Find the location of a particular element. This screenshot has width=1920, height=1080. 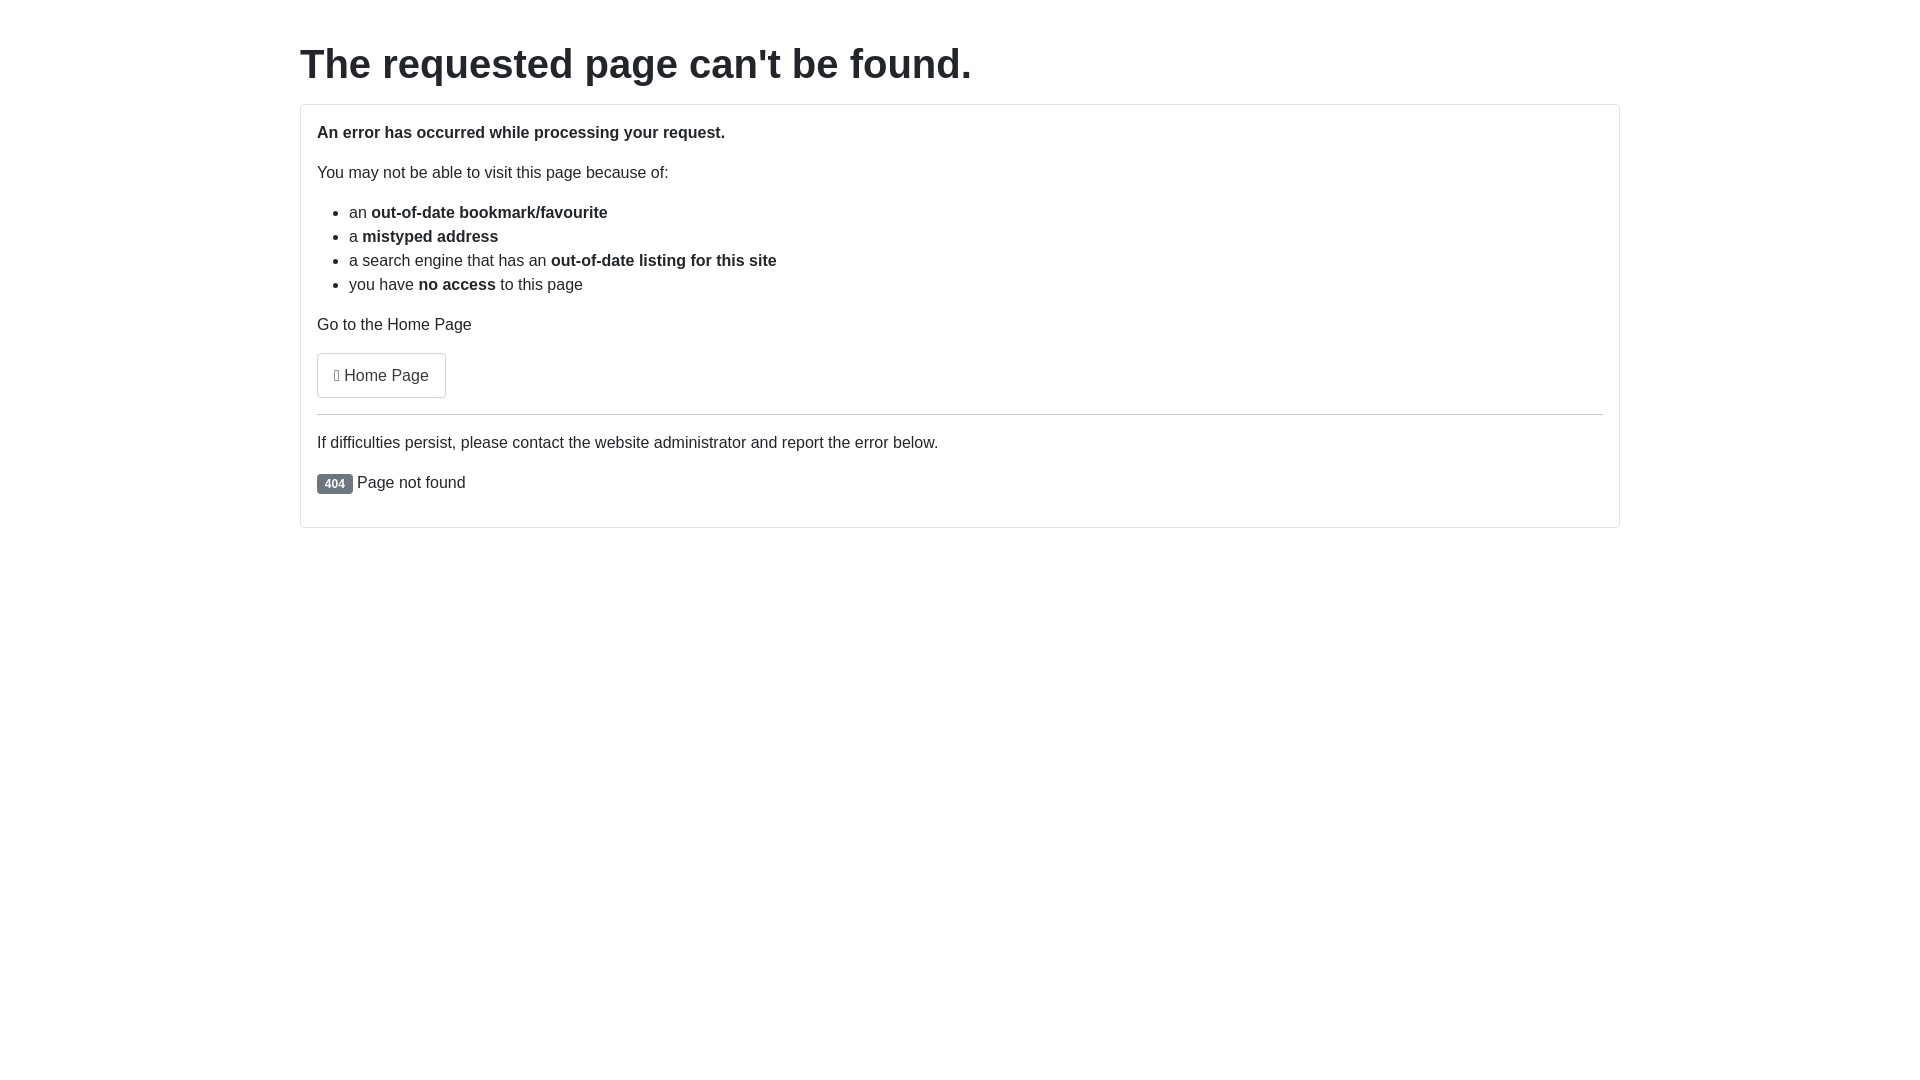

'Home Page' is located at coordinates (381, 375).